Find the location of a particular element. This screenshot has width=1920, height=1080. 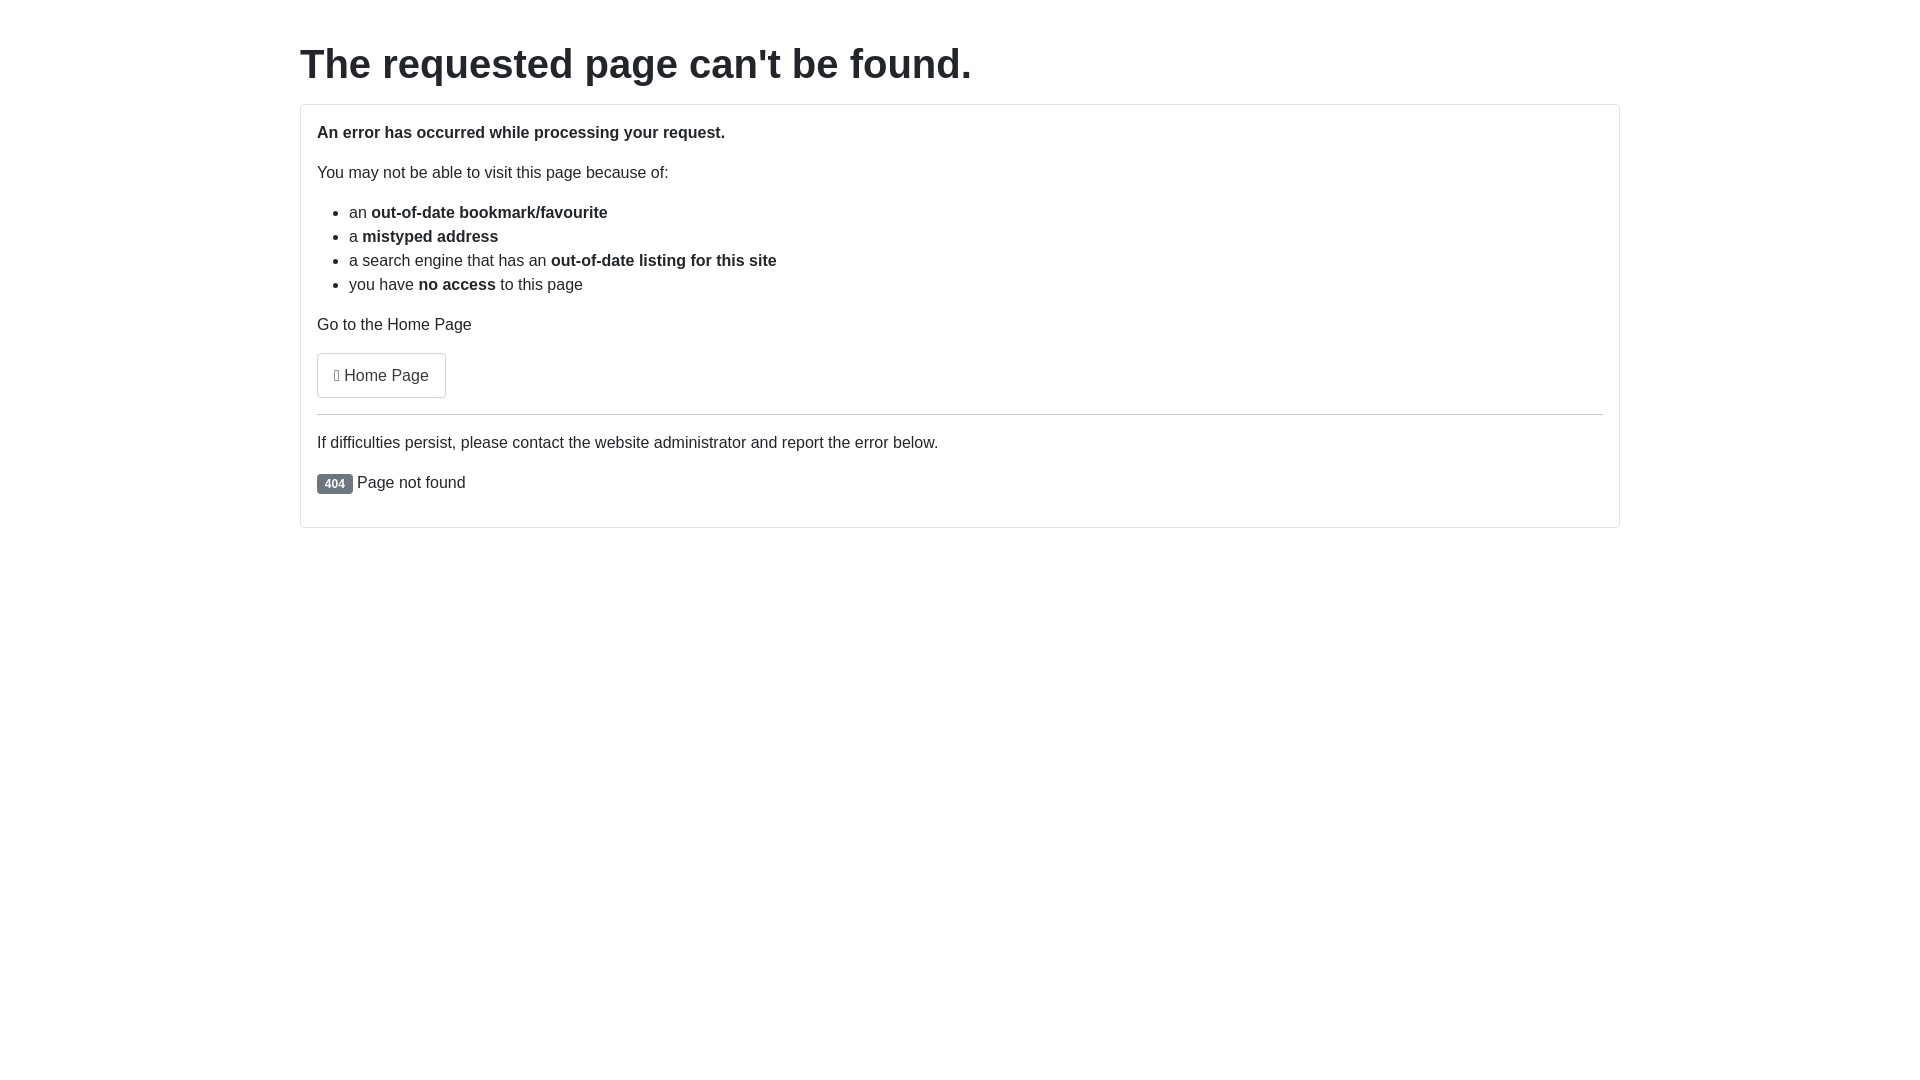

'Home Page' is located at coordinates (381, 375).